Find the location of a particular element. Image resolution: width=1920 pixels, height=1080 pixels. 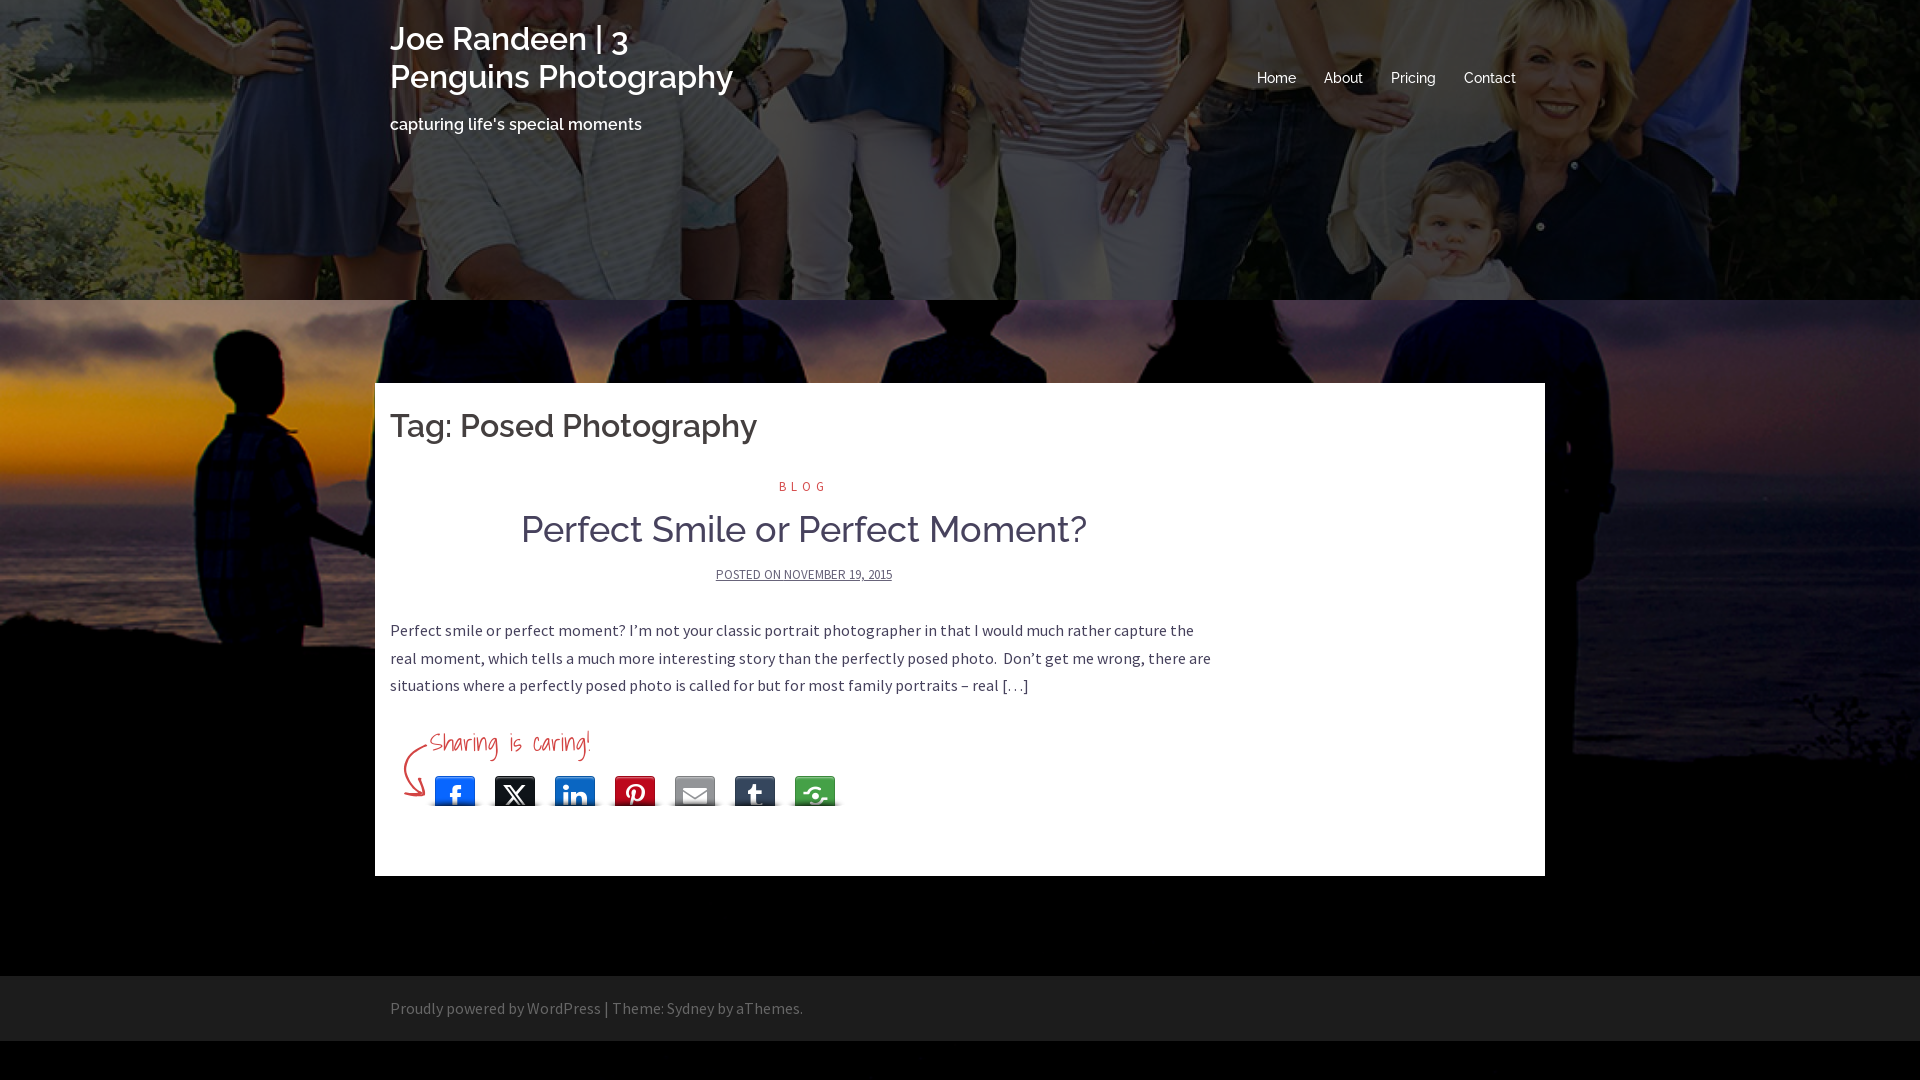

'Facebook' is located at coordinates (454, 785).